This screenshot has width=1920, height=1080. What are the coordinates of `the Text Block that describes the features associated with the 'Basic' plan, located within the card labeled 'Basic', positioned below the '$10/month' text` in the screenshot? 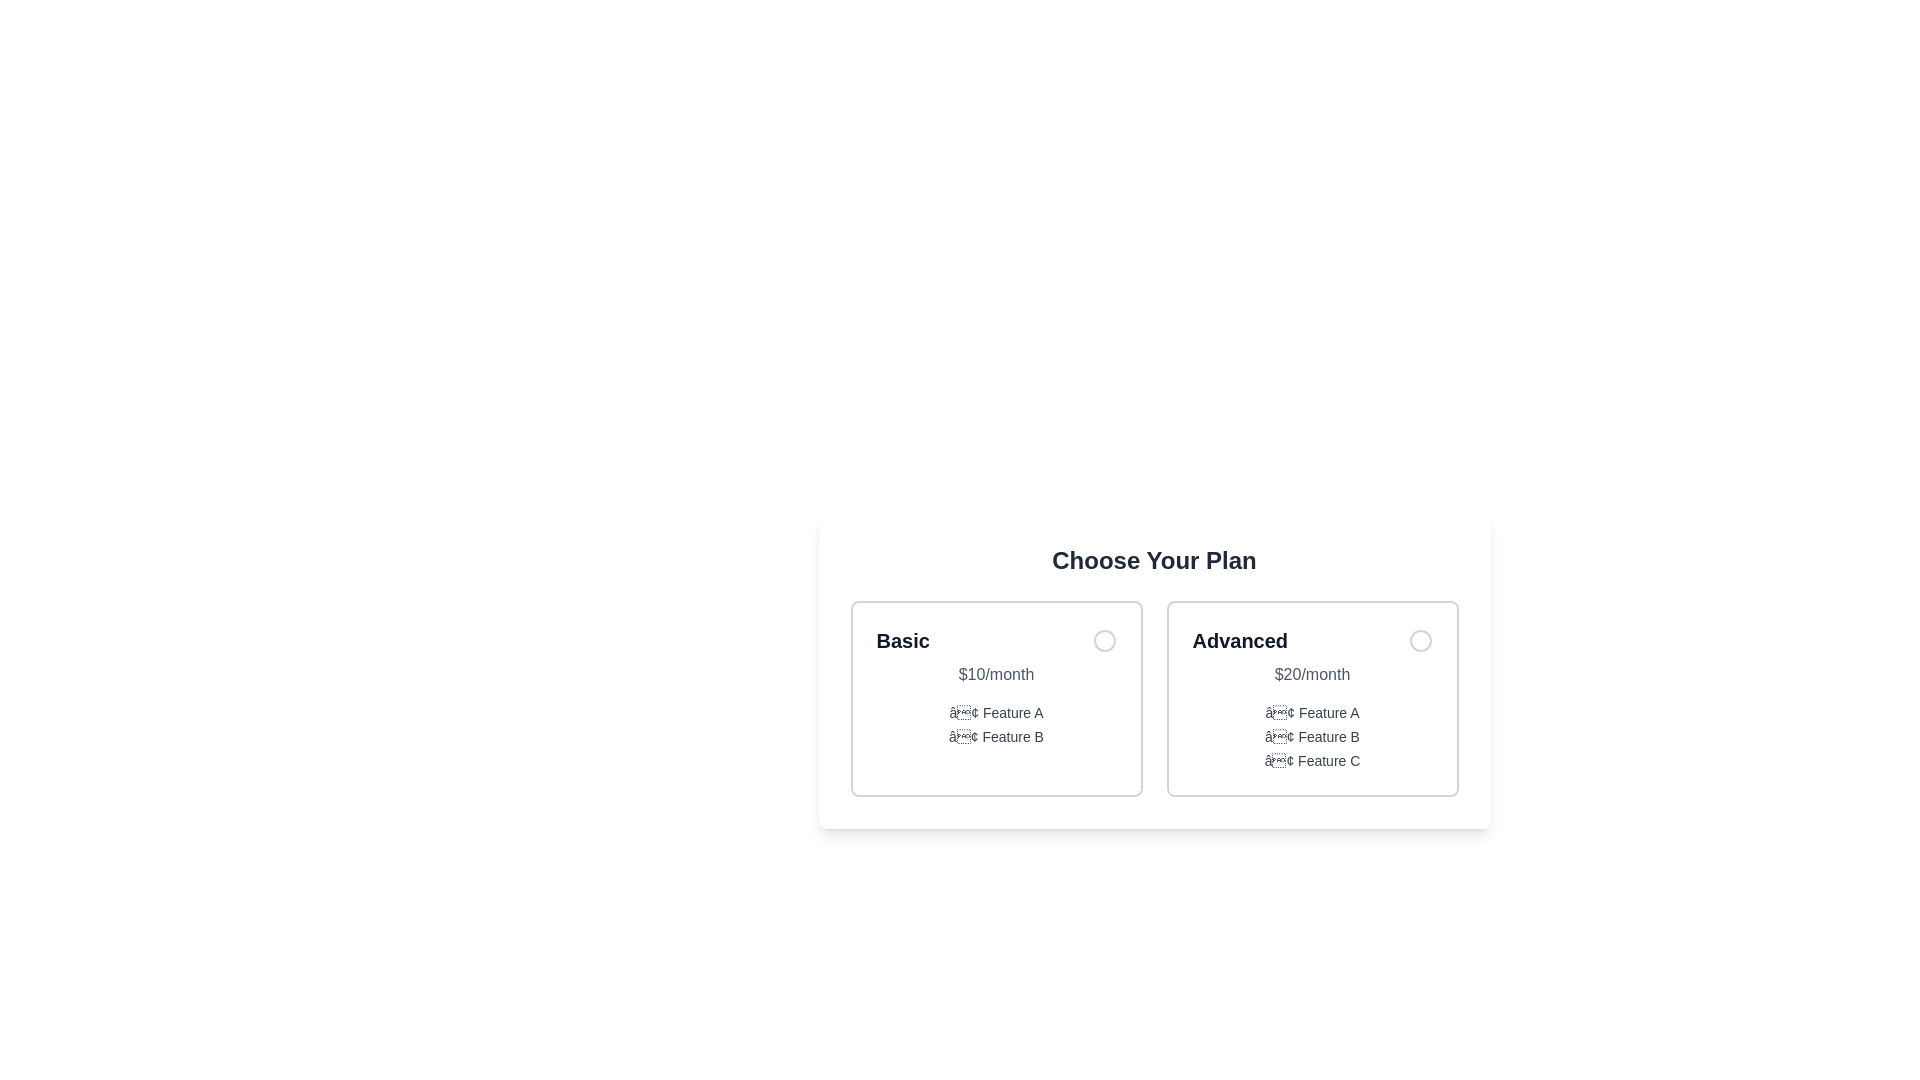 It's located at (996, 725).